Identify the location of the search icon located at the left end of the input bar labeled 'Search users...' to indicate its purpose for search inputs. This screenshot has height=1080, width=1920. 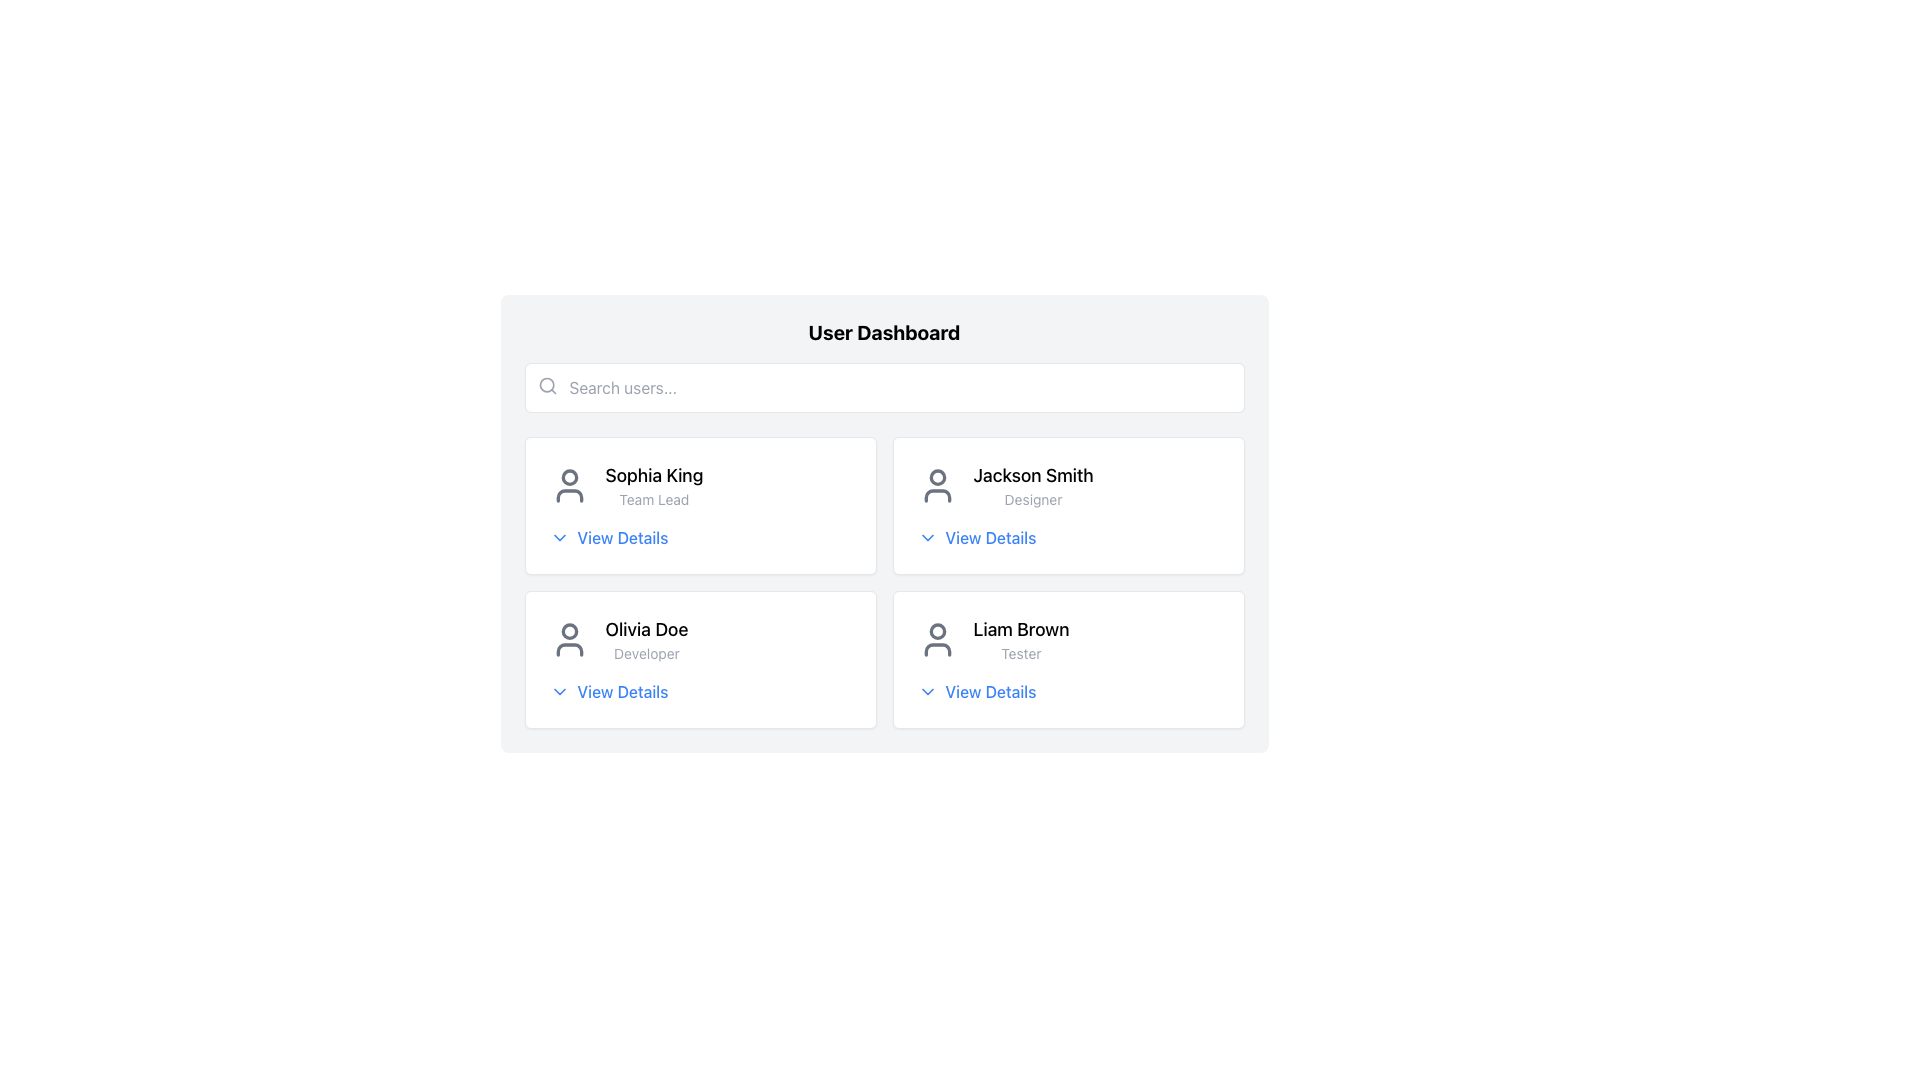
(547, 385).